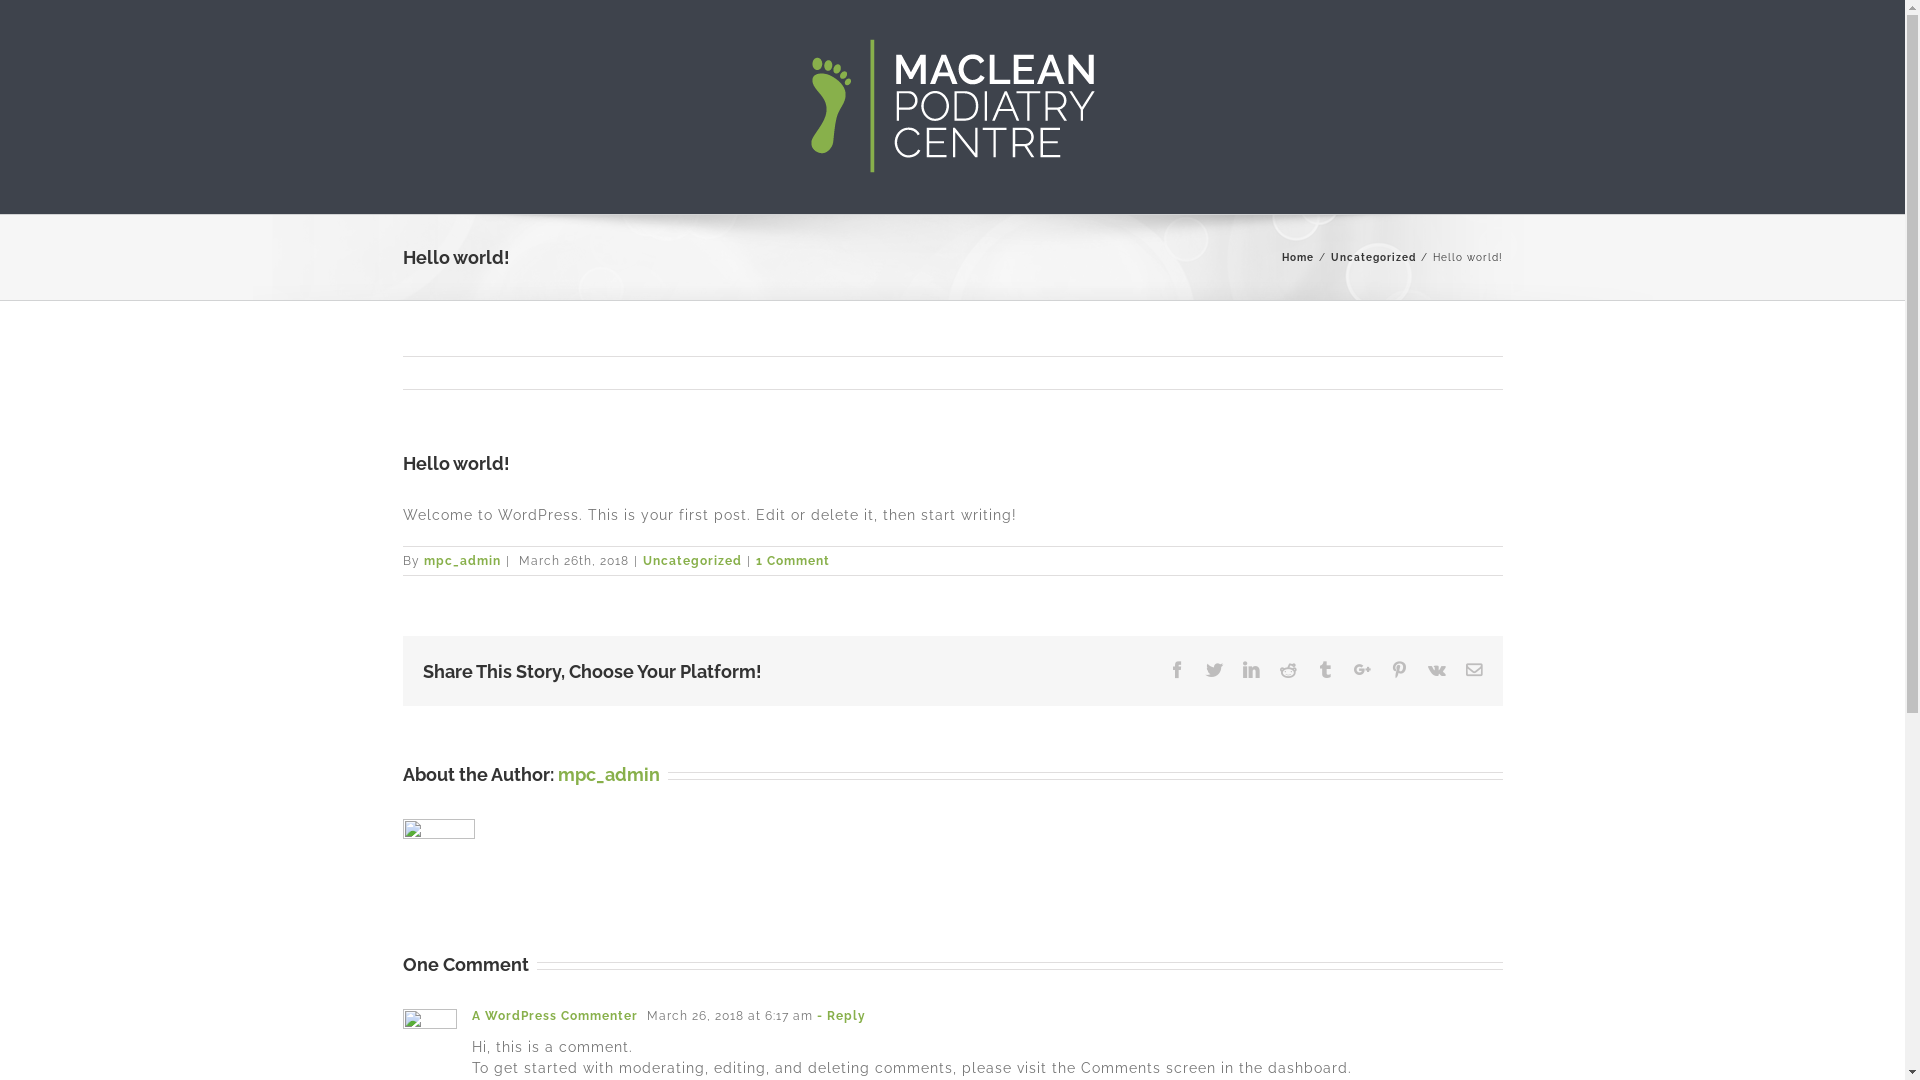  I want to click on 'Tumblr', so click(1324, 670).